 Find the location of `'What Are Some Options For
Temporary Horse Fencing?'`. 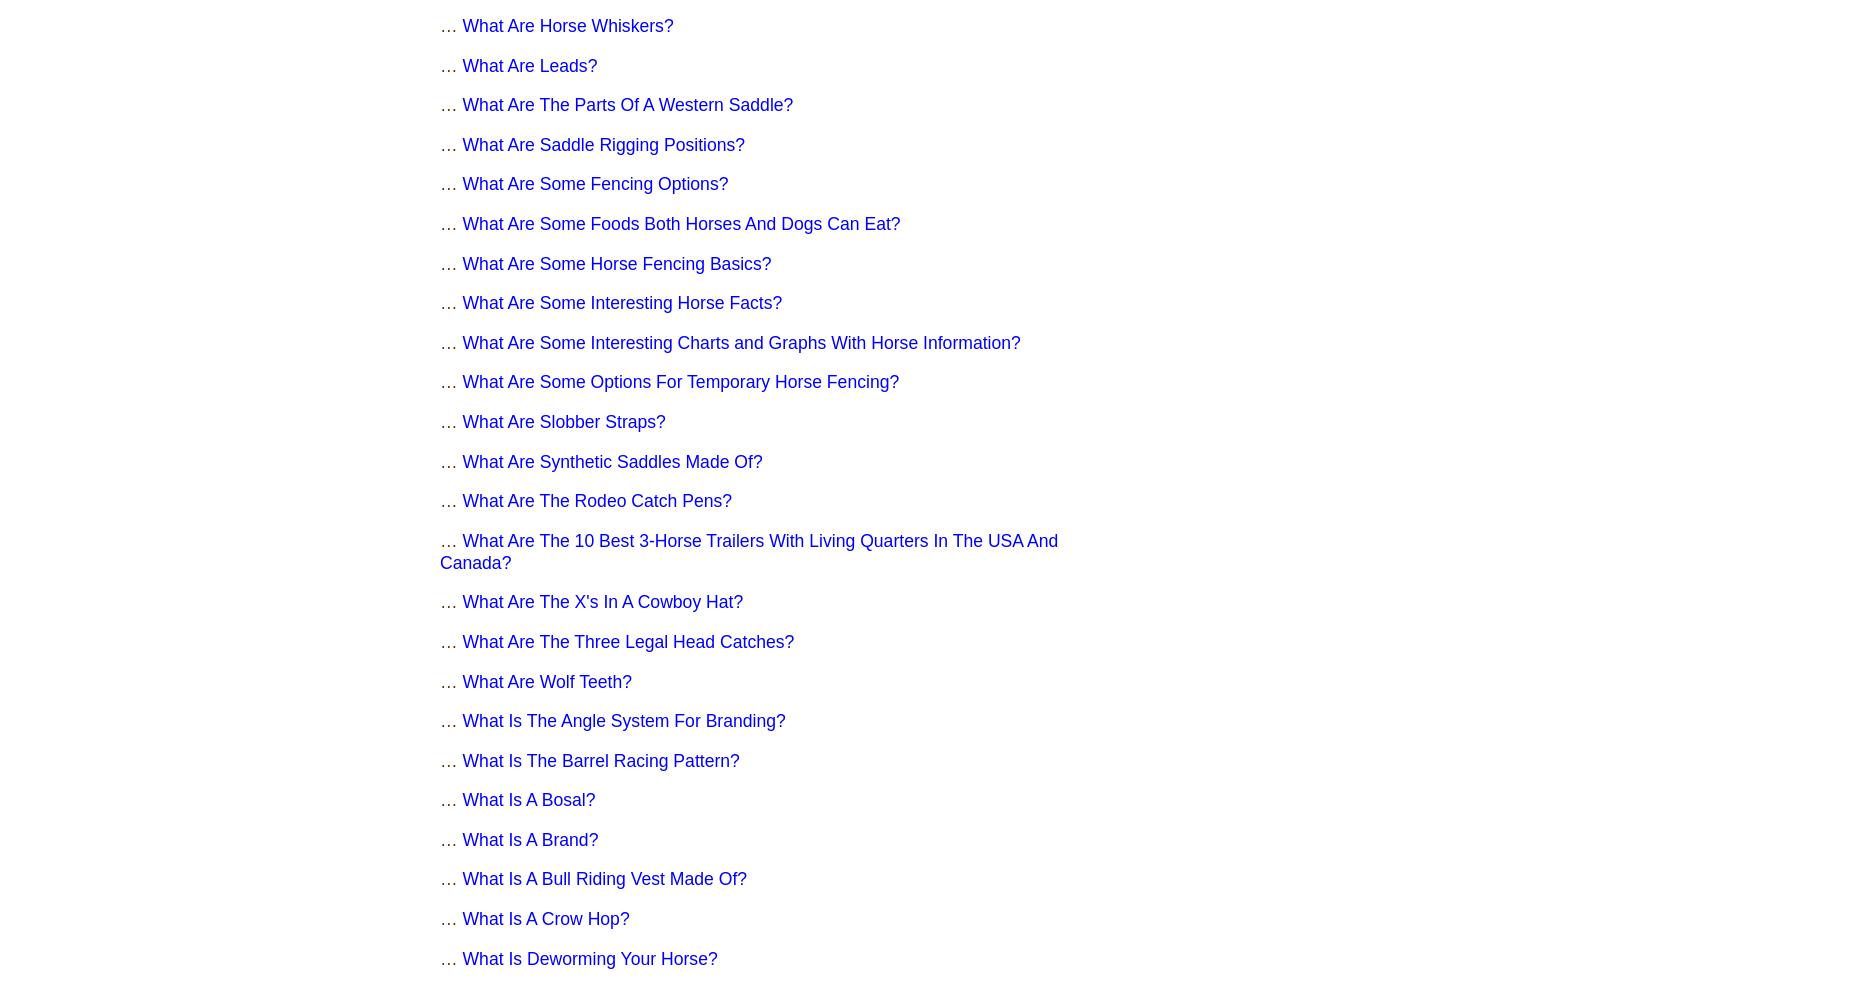

'What Are Some Options For
Temporary Horse Fencing?' is located at coordinates (680, 381).